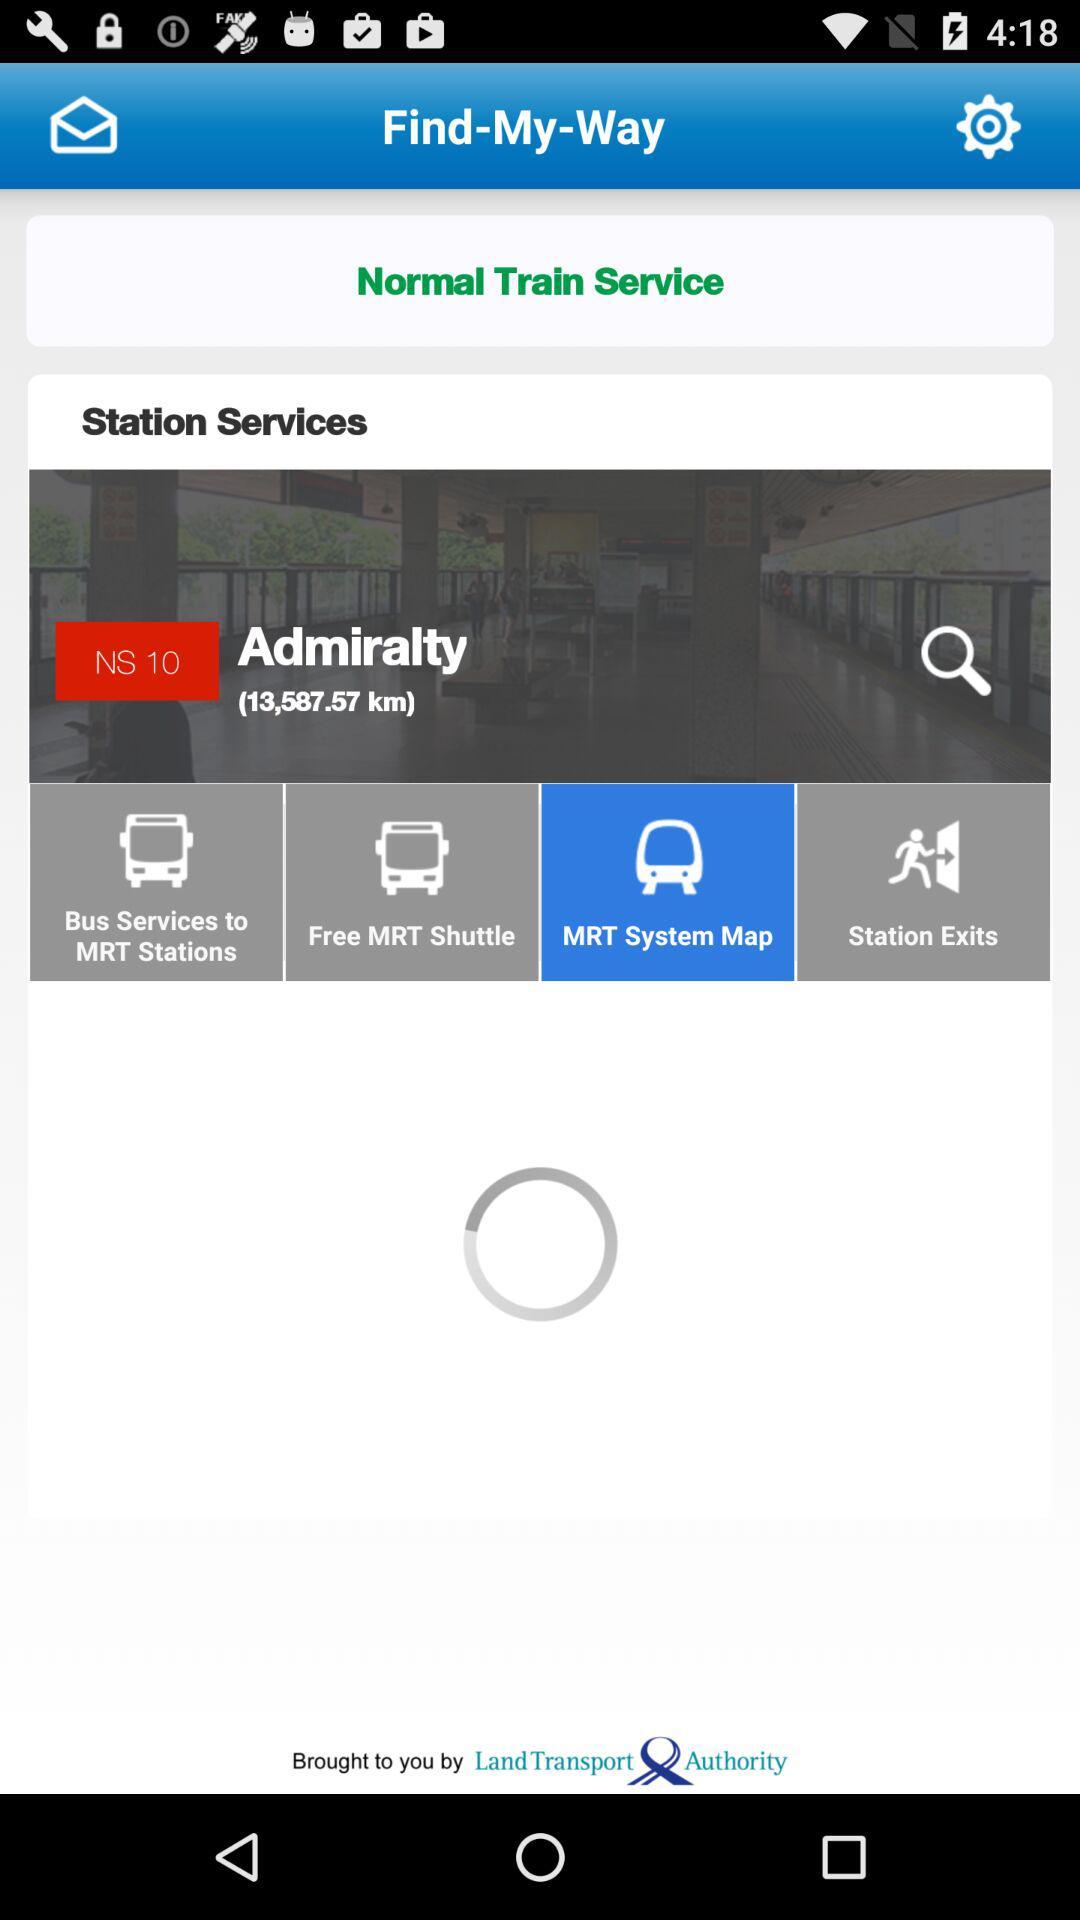 The height and width of the screenshot is (1920, 1080). What do you see at coordinates (82, 124) in the screenshot?
I see `app to the left of find-my-way` at bounding box center [82, 124].